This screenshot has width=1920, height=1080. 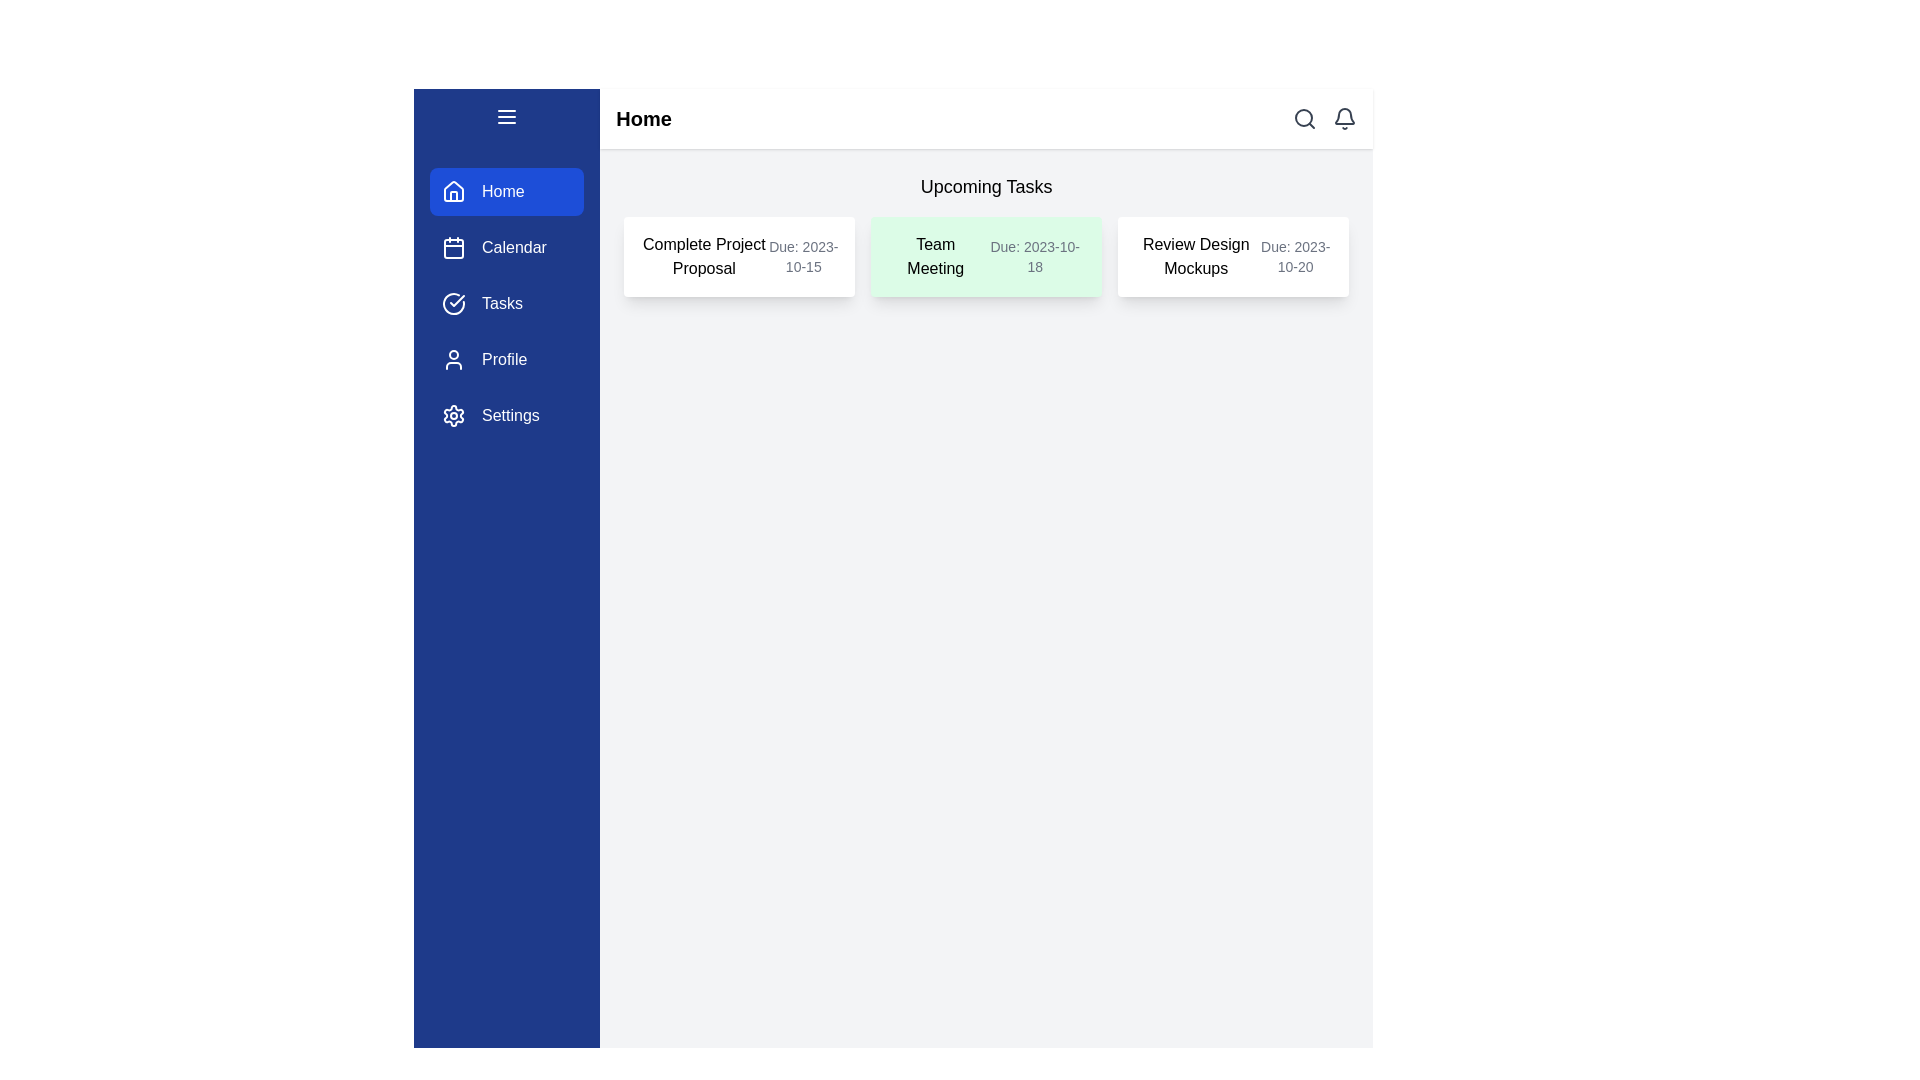 What do you see at coordinates (453, 191) in the screenshot?
I see `the house icon located in the left sidebar, which is styled with a minimalist design and represents the active 'Home' menu item` at bounding box center [453, 191].